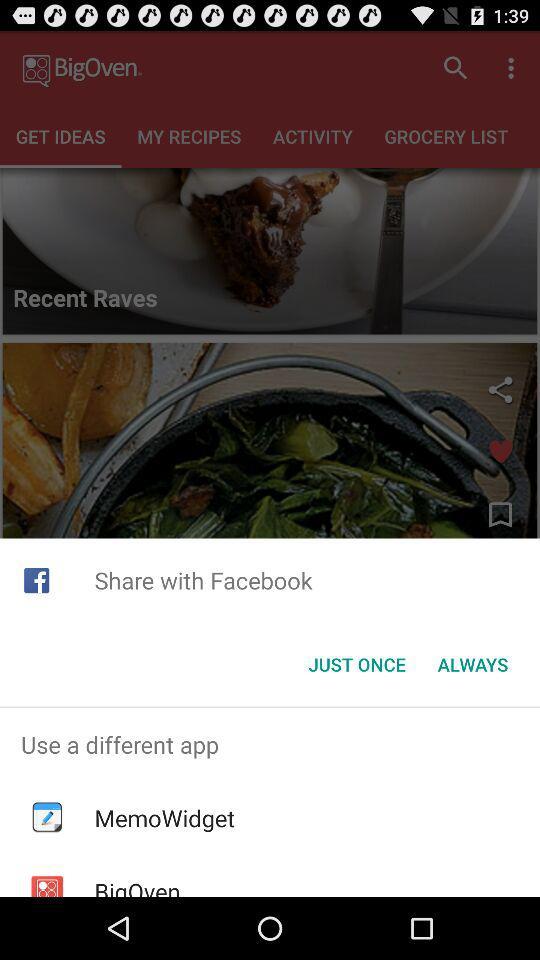 Image resolution: width=540 pixels, height=960 pixels. I want to click on memowidget app, so click(163, 818).